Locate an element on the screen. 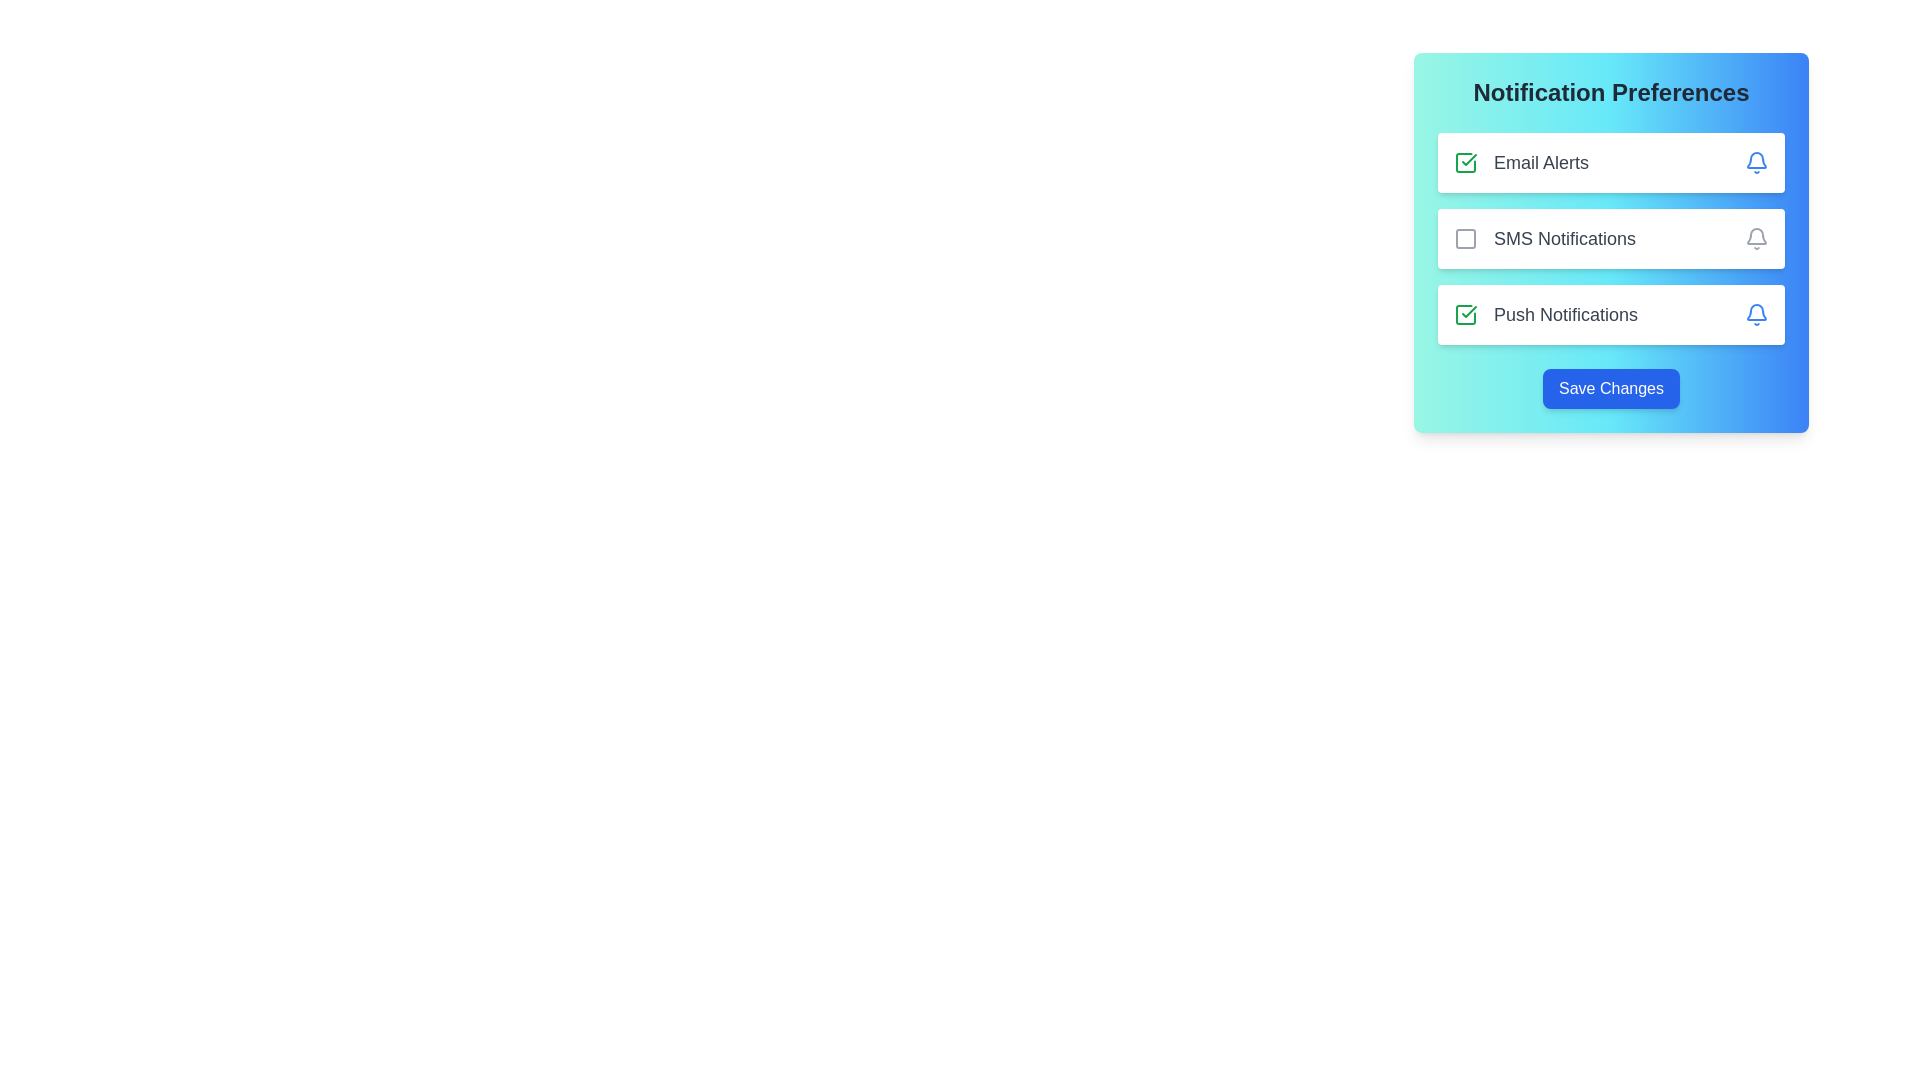  the green checkmark icon associated with the 'Push Notifications' option in the Notification Preferences section is located at coordinates (1469, 312).